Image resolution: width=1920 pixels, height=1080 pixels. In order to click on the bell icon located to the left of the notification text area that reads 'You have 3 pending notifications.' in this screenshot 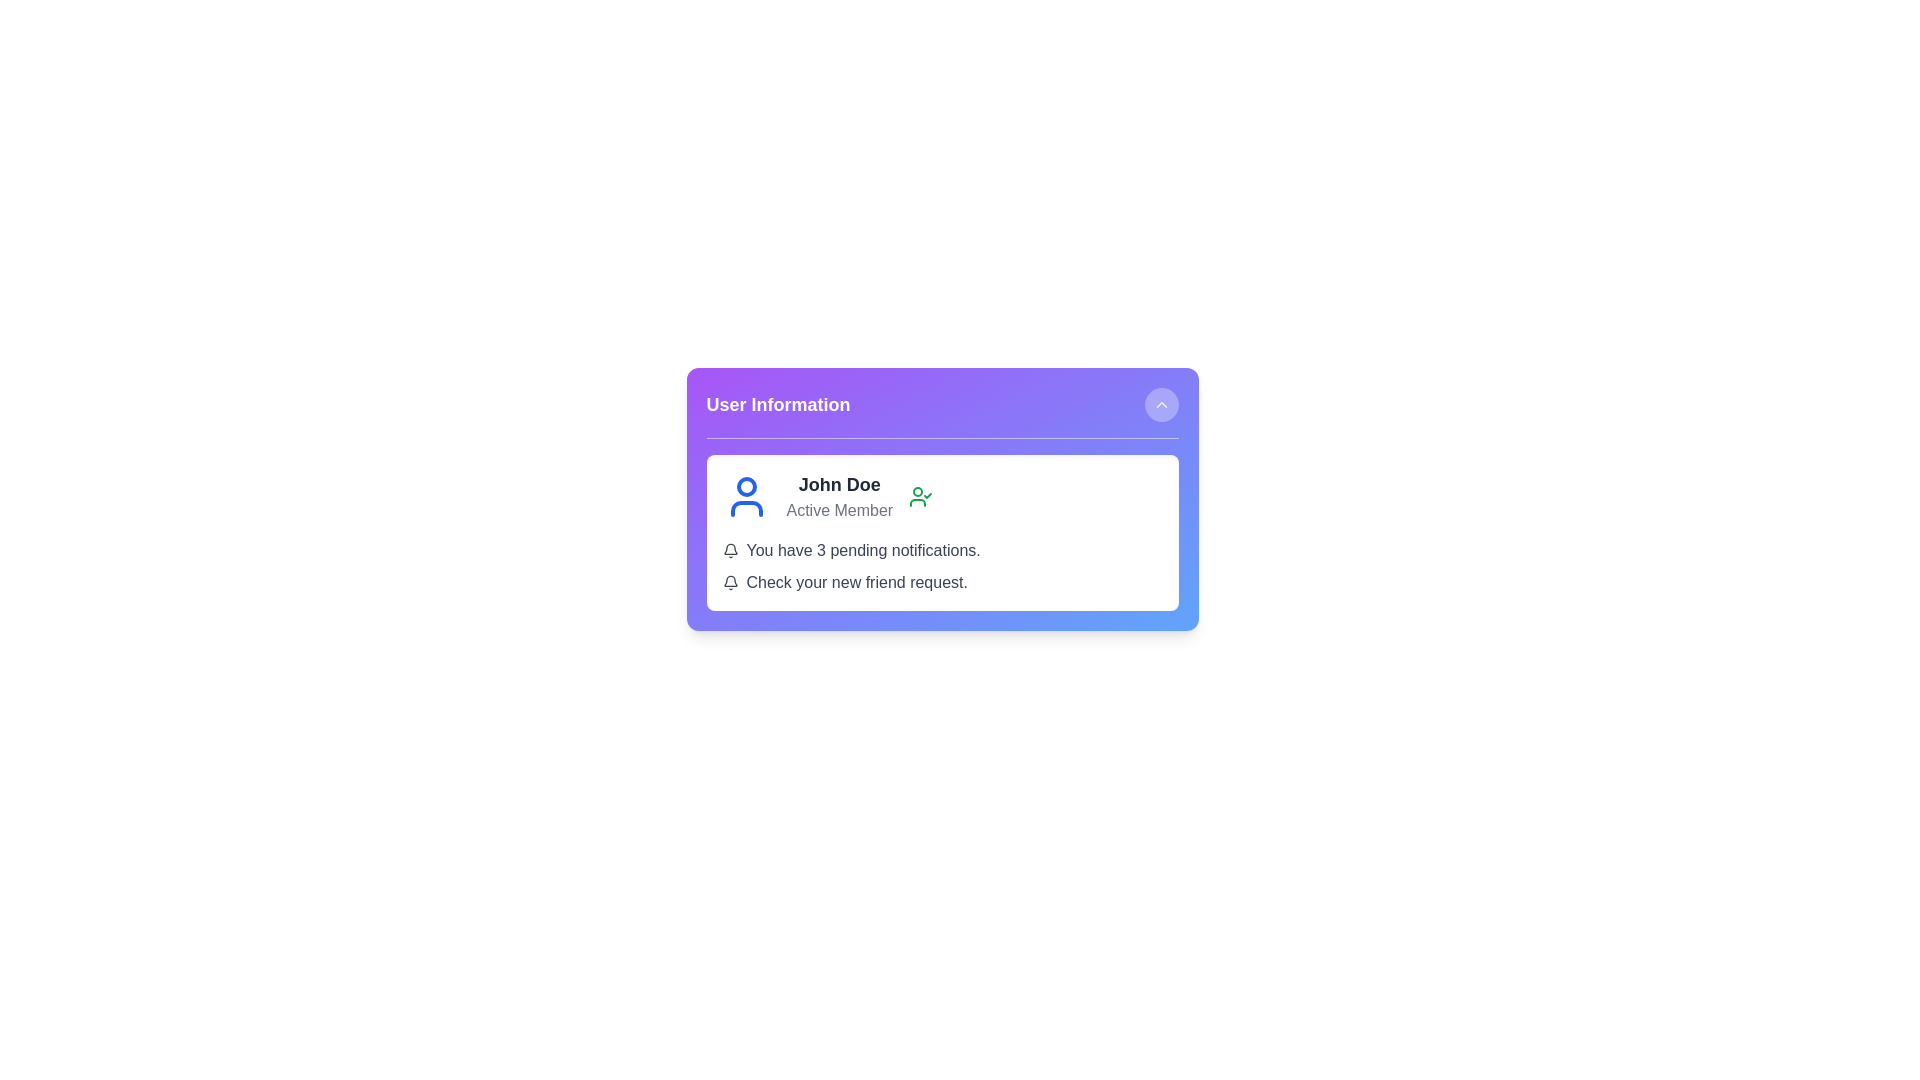, I will do `click(729, 551)`.